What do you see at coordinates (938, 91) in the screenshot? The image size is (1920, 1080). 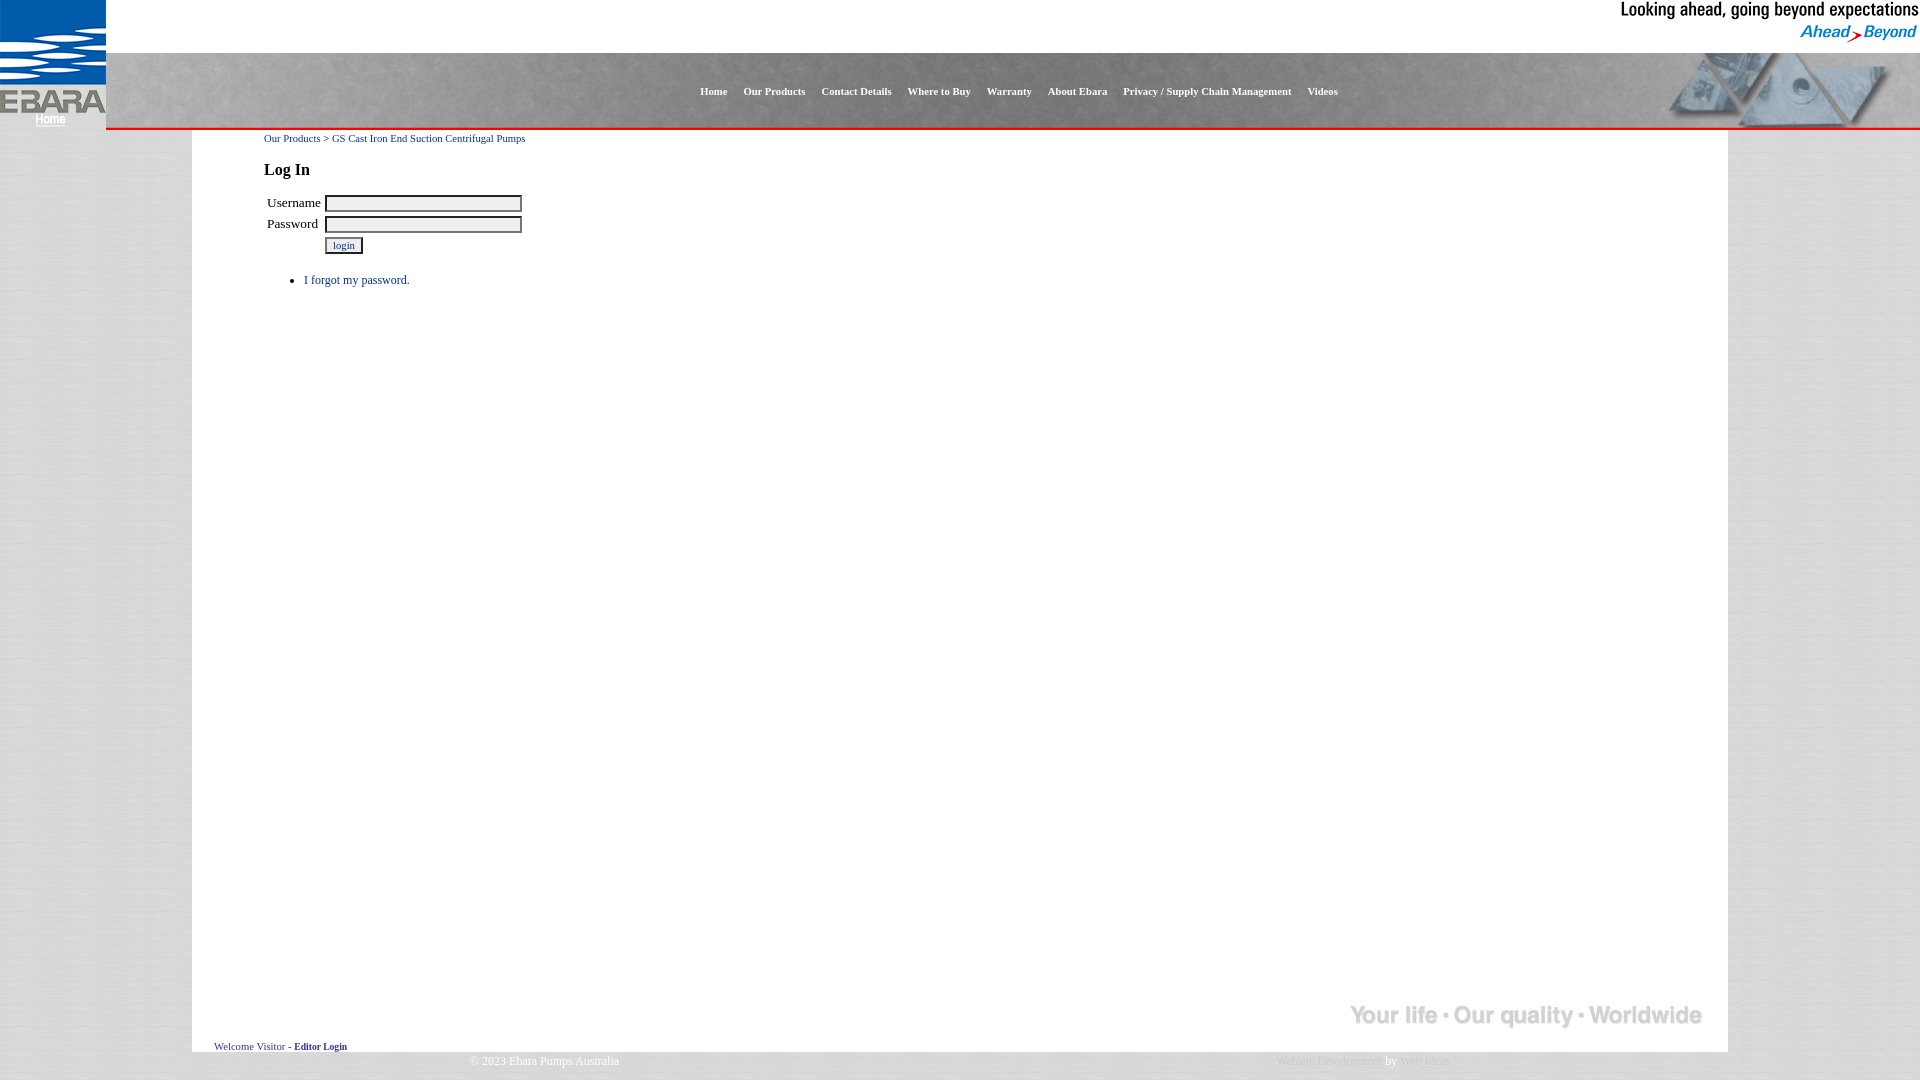 I see `'Where to Buy'` at bounding box center [938, 91].